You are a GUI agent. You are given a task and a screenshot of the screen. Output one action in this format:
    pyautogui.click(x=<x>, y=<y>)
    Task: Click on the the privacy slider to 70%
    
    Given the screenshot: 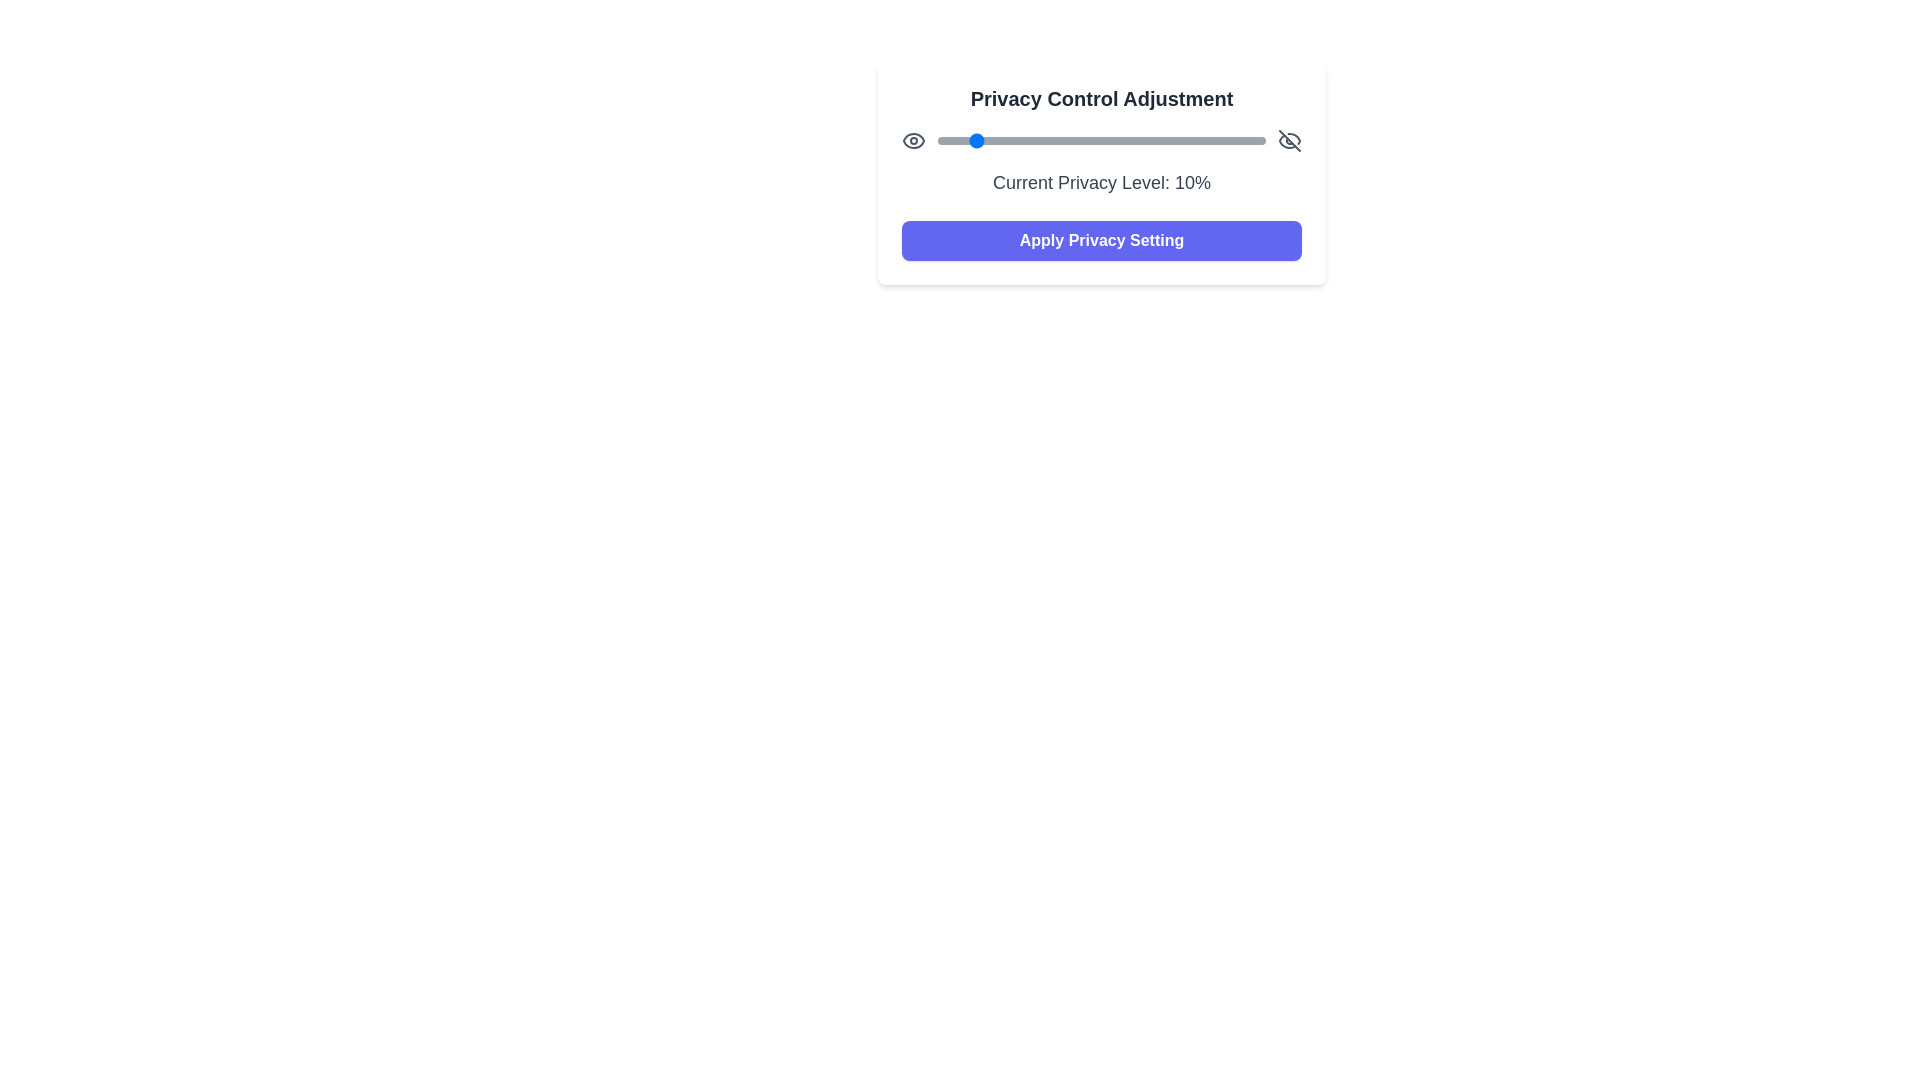 What is the action you would take?
    pyautogui.click(x=1167, y=140)
    